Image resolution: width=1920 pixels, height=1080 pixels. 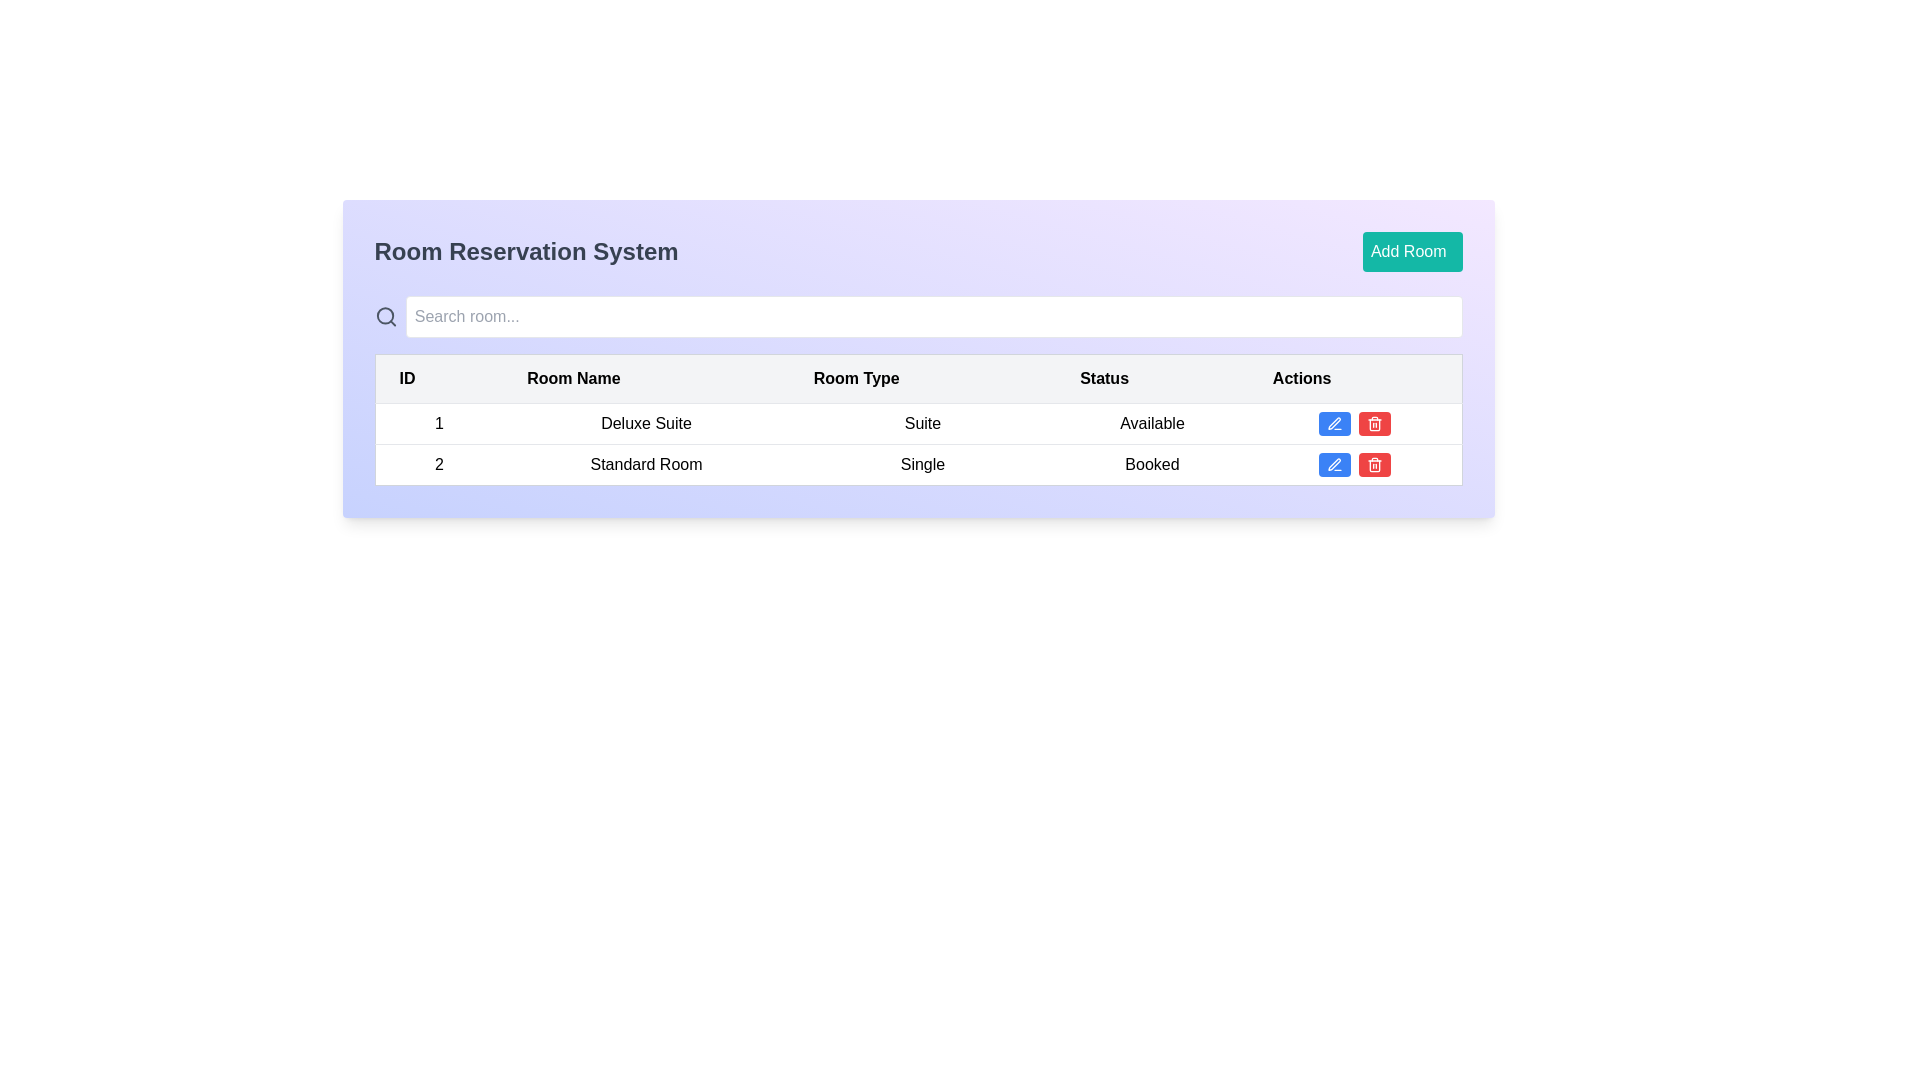 What do you see at coordinates (646, 465) in the screenshot?
I see `the text label displaying 'Standard Room', which is the second item in the 'Room Name' column of the table, centered within its row` at bounding box center [646, 465].